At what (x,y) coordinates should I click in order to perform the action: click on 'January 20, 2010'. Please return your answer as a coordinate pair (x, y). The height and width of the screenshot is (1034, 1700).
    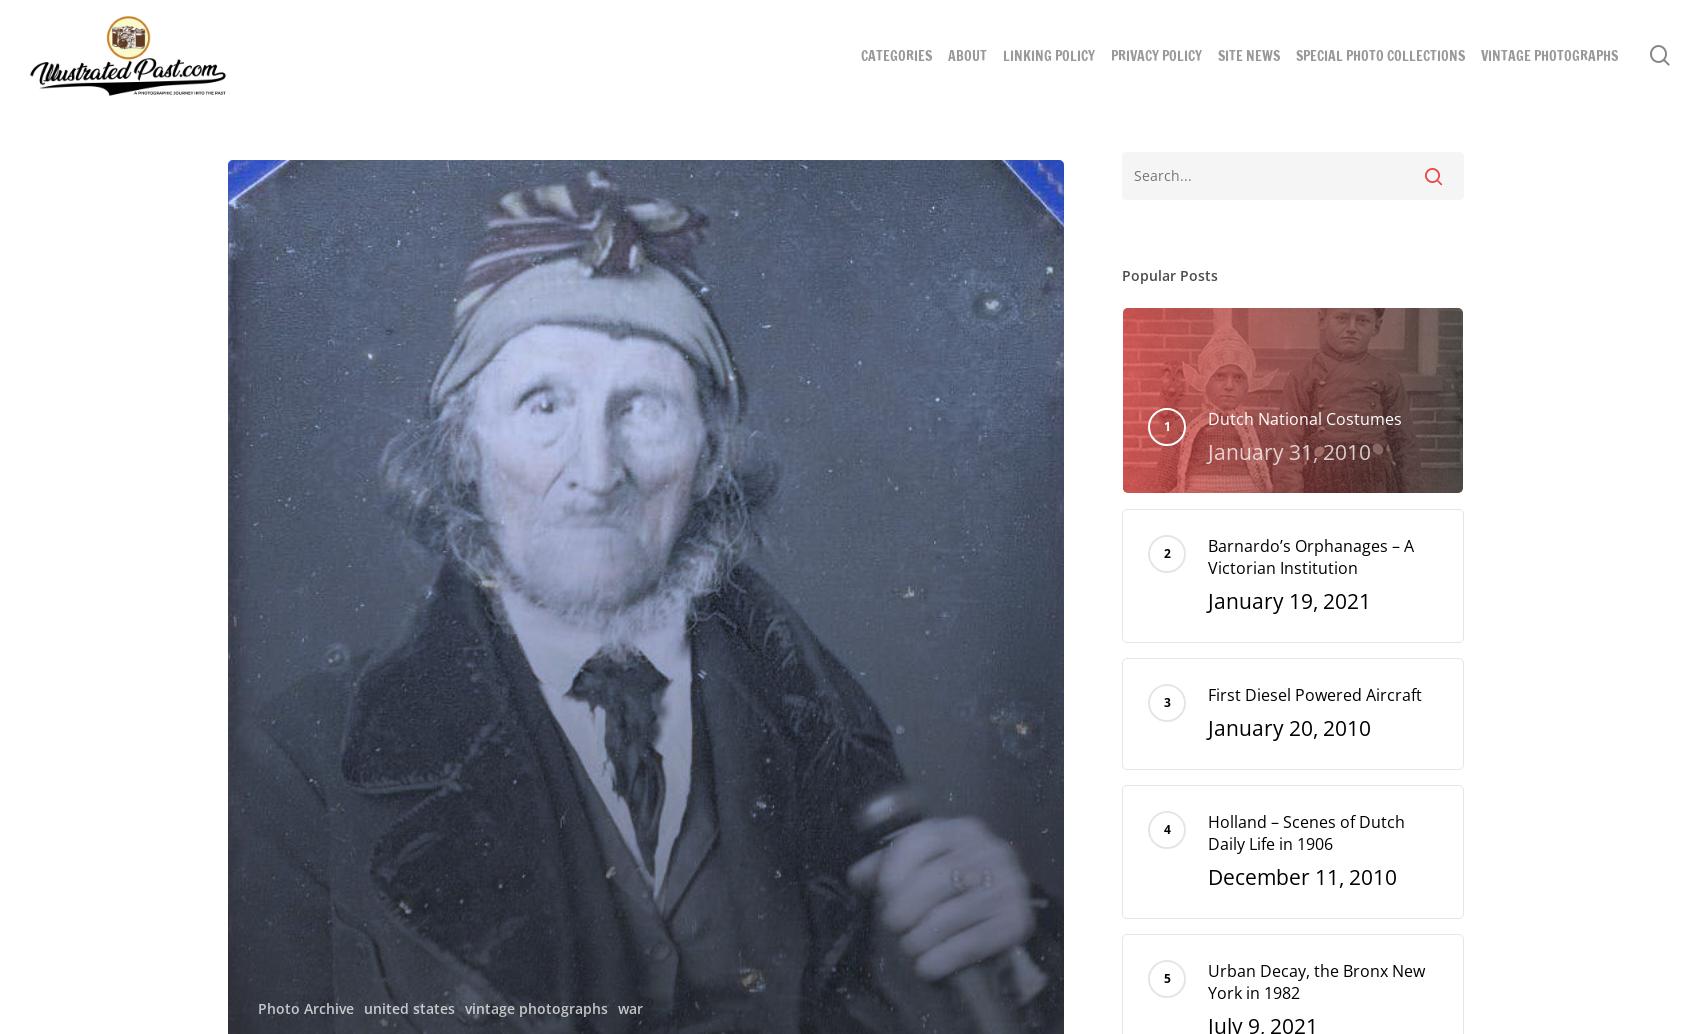
    Looking at the image, I should click on (1289, 728).